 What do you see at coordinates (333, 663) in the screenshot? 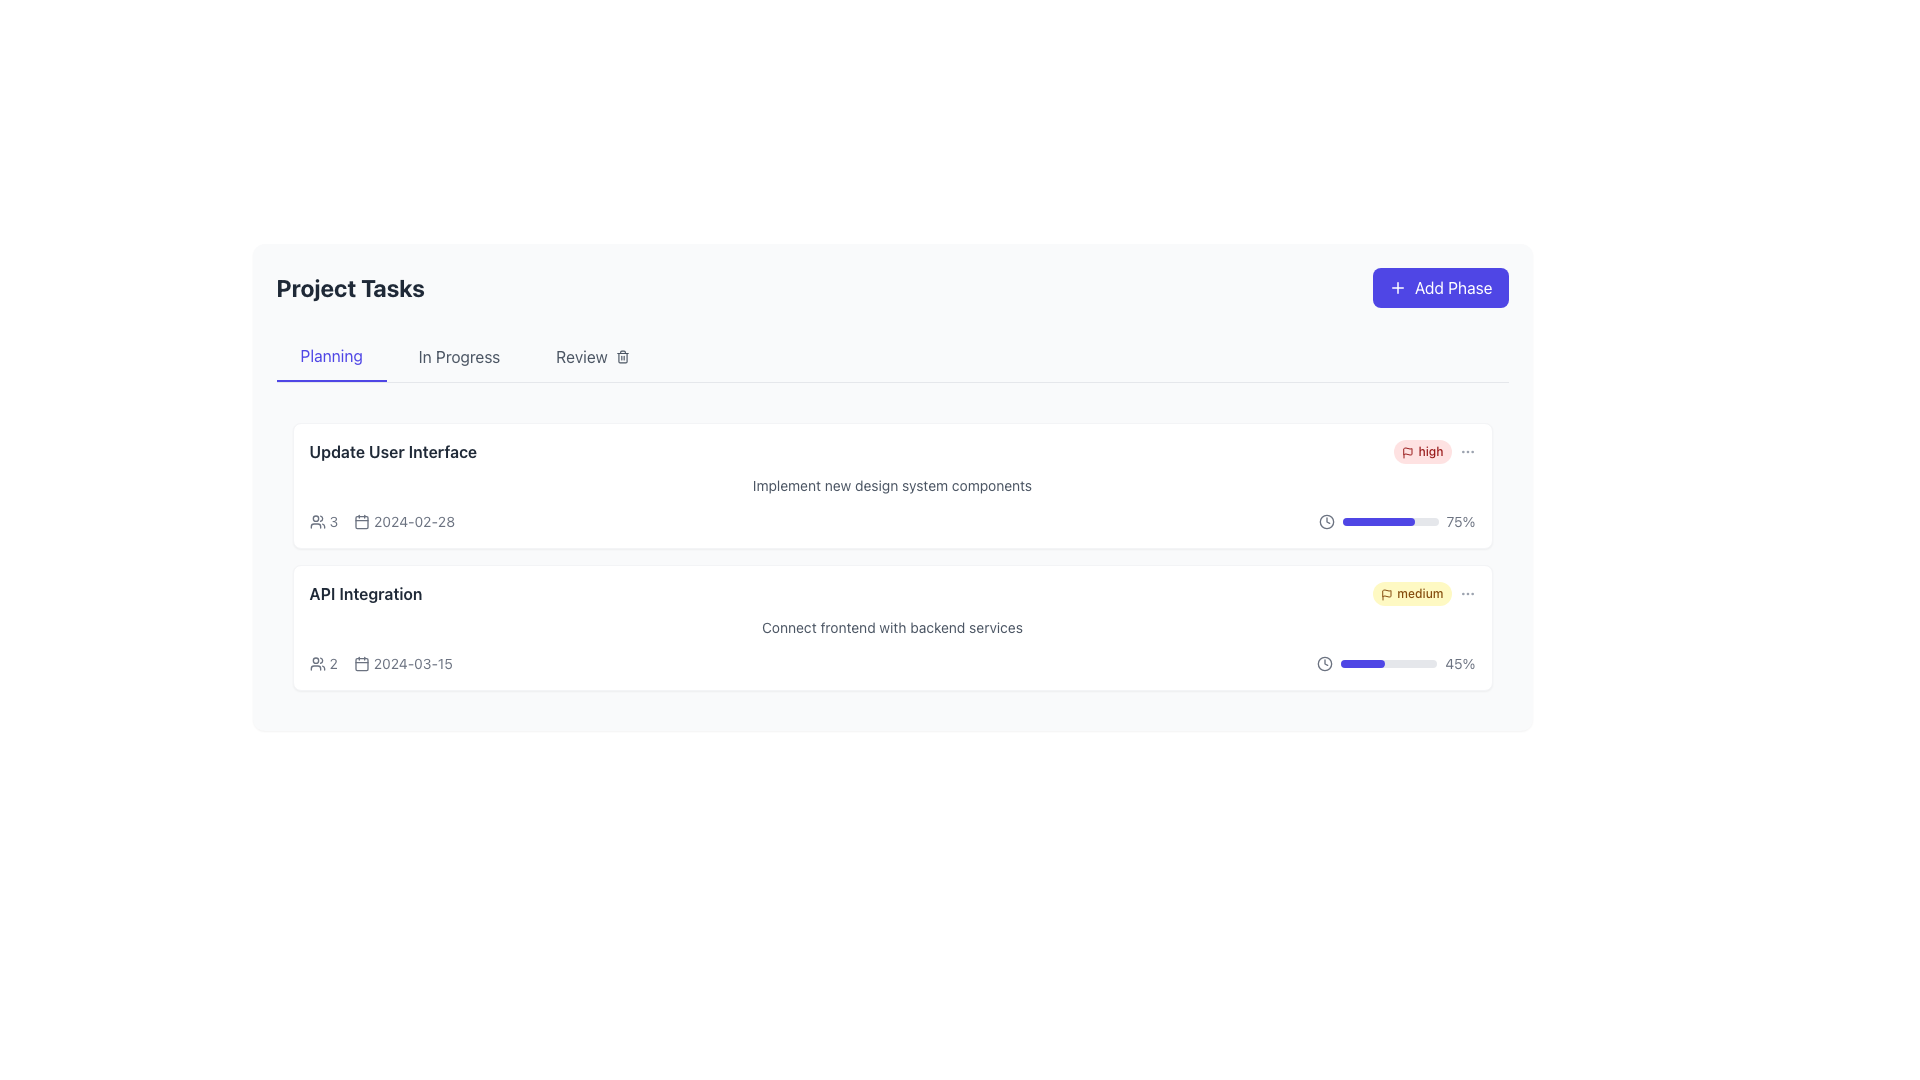
I see `numeric label displaying the number '2' located to the right of the user icon in the 'API Integration' panel` at bounding box center [333, 663].